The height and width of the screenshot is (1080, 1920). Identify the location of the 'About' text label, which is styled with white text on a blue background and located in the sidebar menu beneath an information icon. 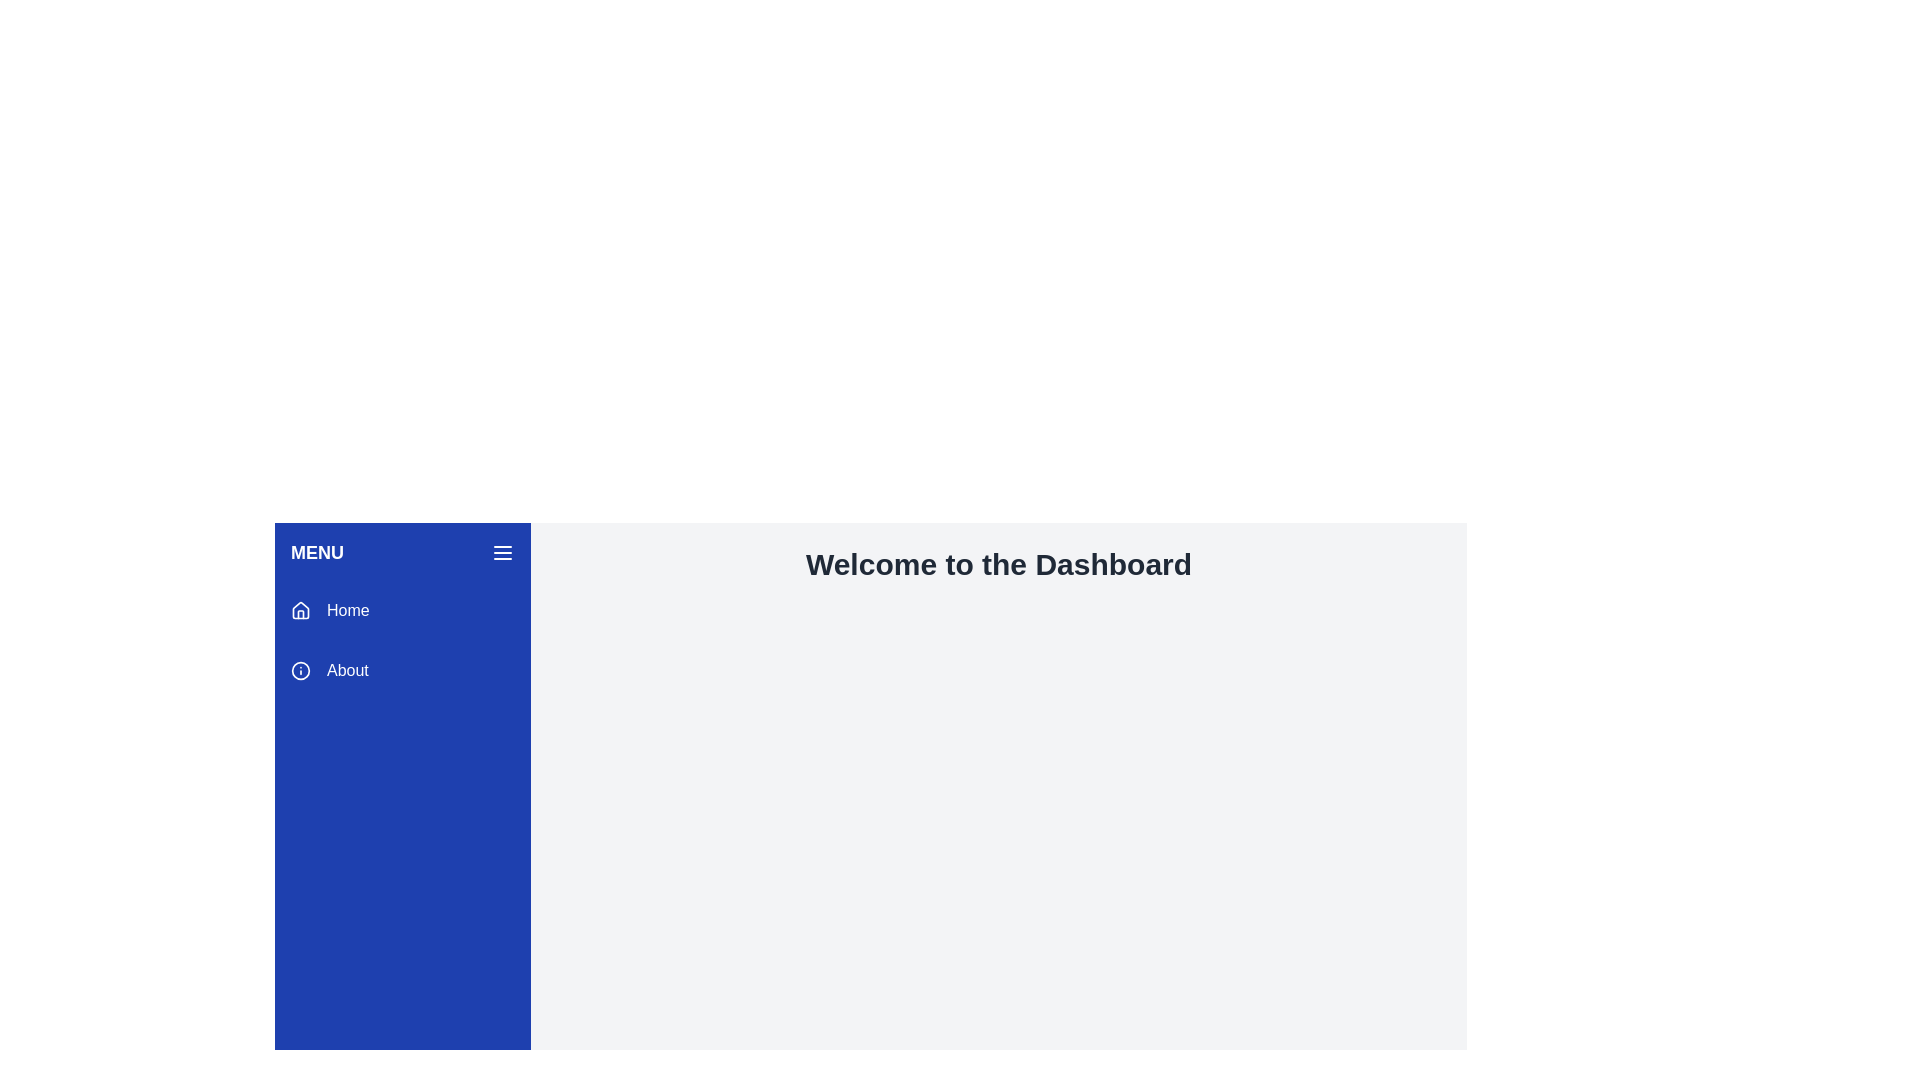
(347, 671).